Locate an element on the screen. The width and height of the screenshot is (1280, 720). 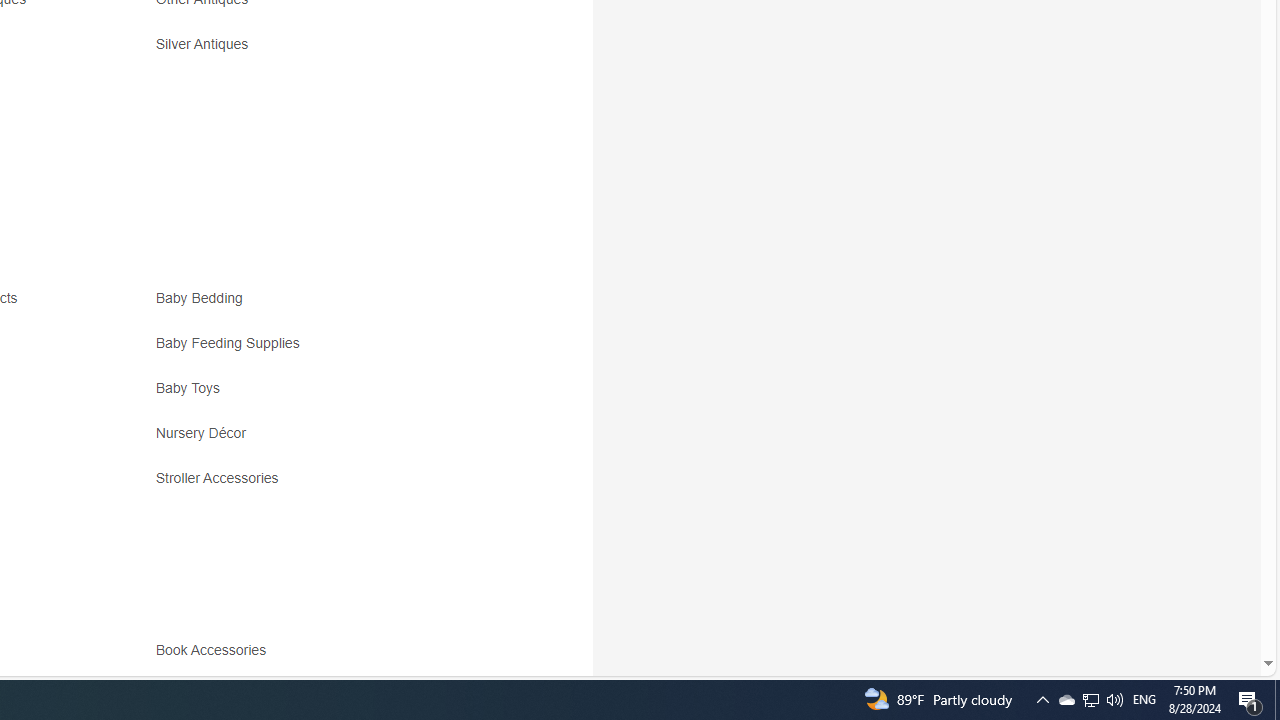
'Baby Toys' is located at coordinates (332, 395).